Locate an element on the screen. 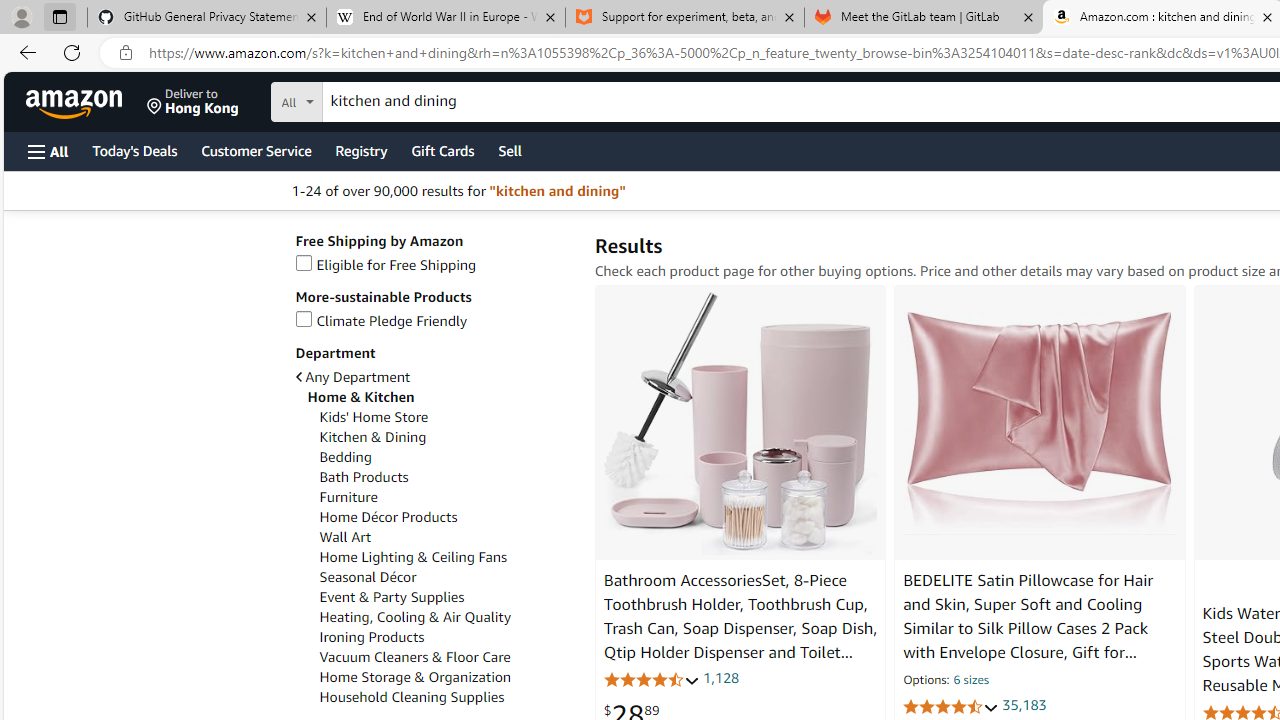 The image size is (1280, 720). 'Vacuum Cleaners & Floor Care' is located at coordinates (413, 657).